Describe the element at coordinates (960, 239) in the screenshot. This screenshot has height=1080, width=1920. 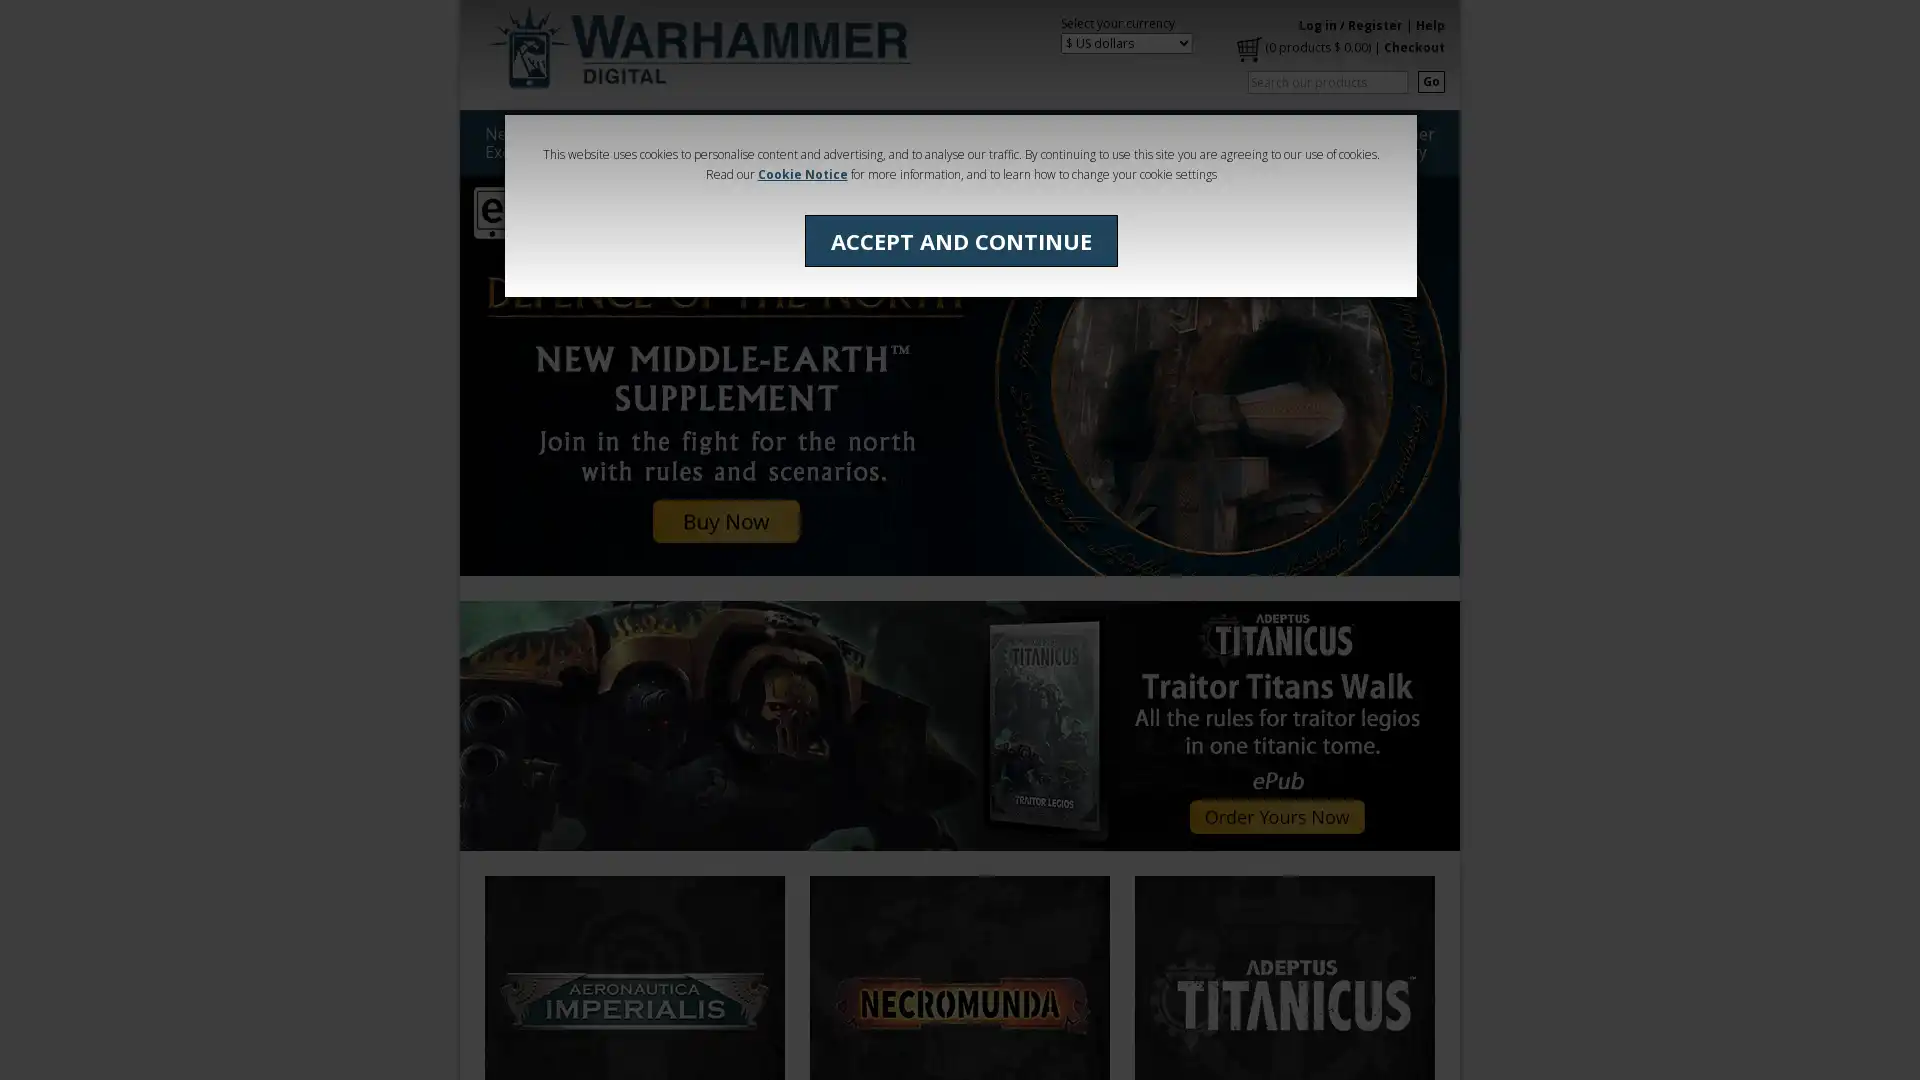
I see `ACCEPT AND CONTINUE` at that location.